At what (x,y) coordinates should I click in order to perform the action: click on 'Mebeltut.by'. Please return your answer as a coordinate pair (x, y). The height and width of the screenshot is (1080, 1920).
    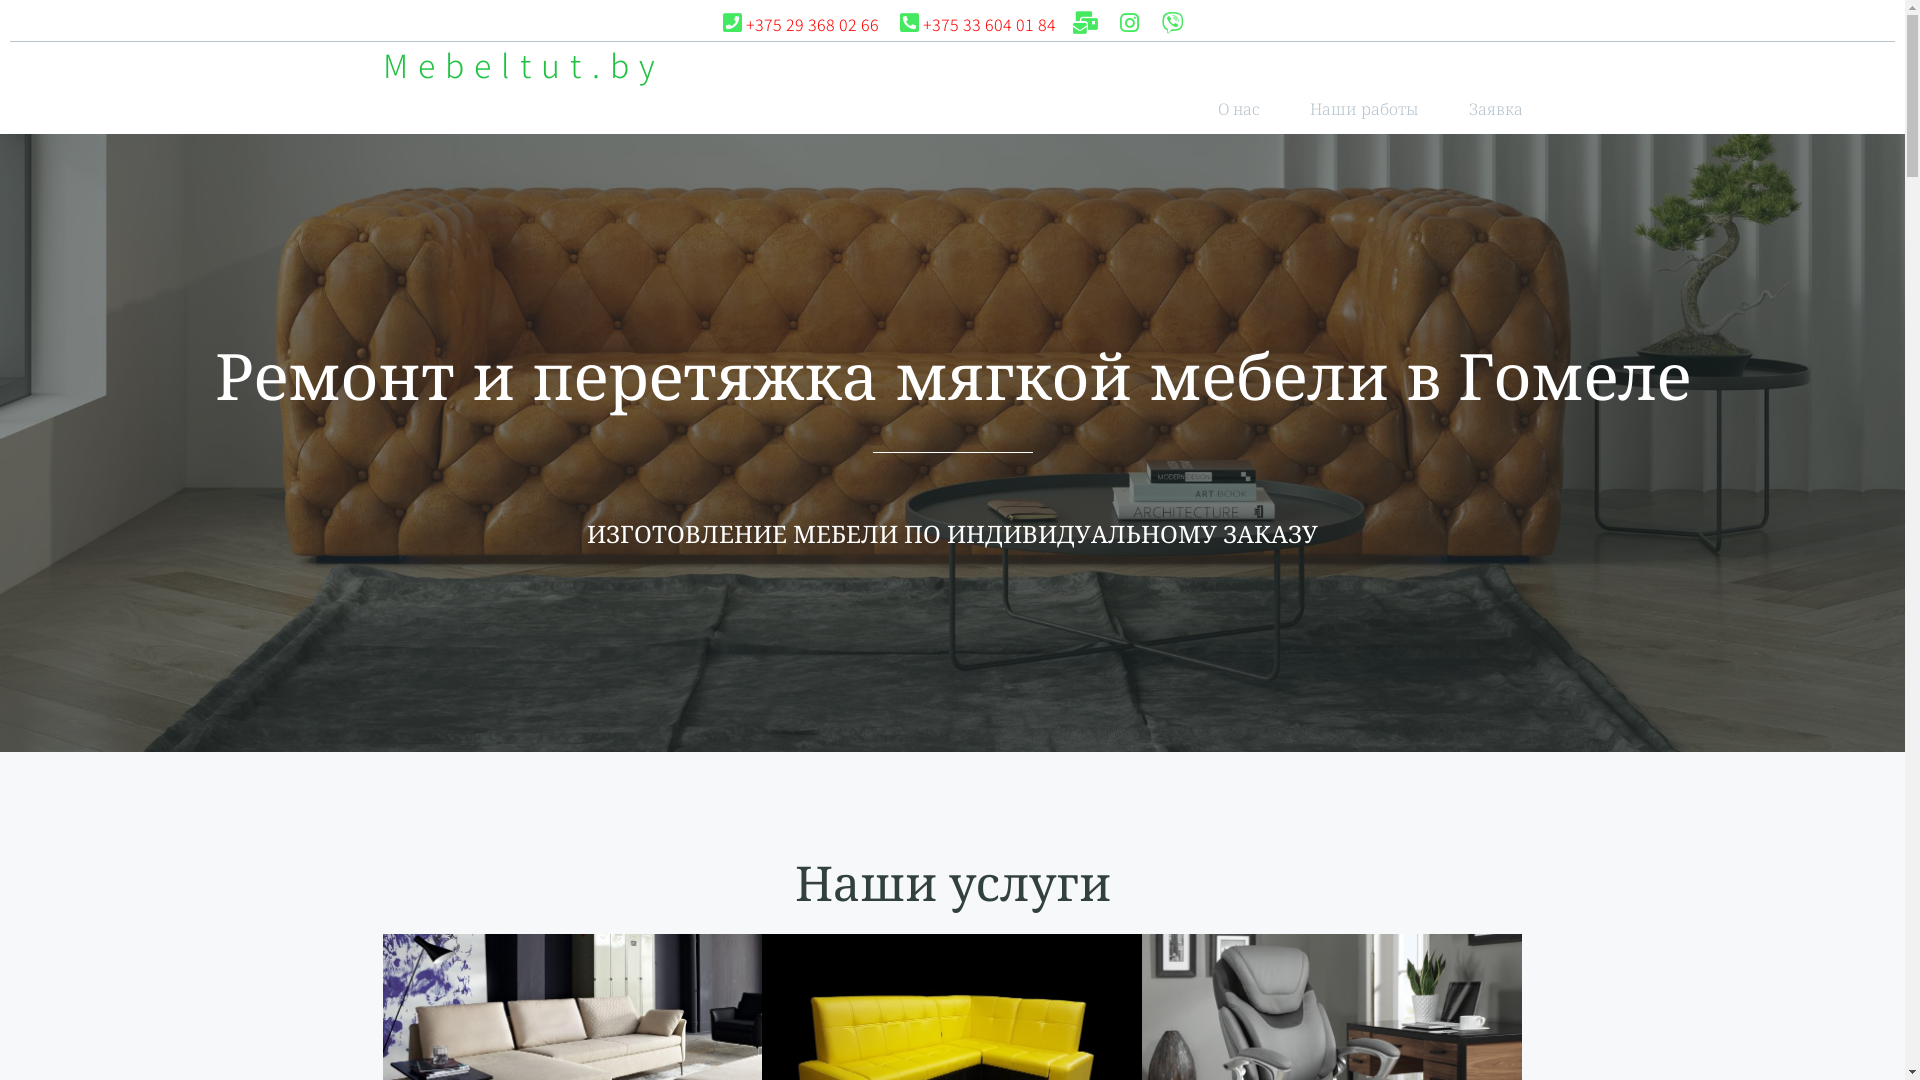
    Looking at the image, I should click on (382, 63).